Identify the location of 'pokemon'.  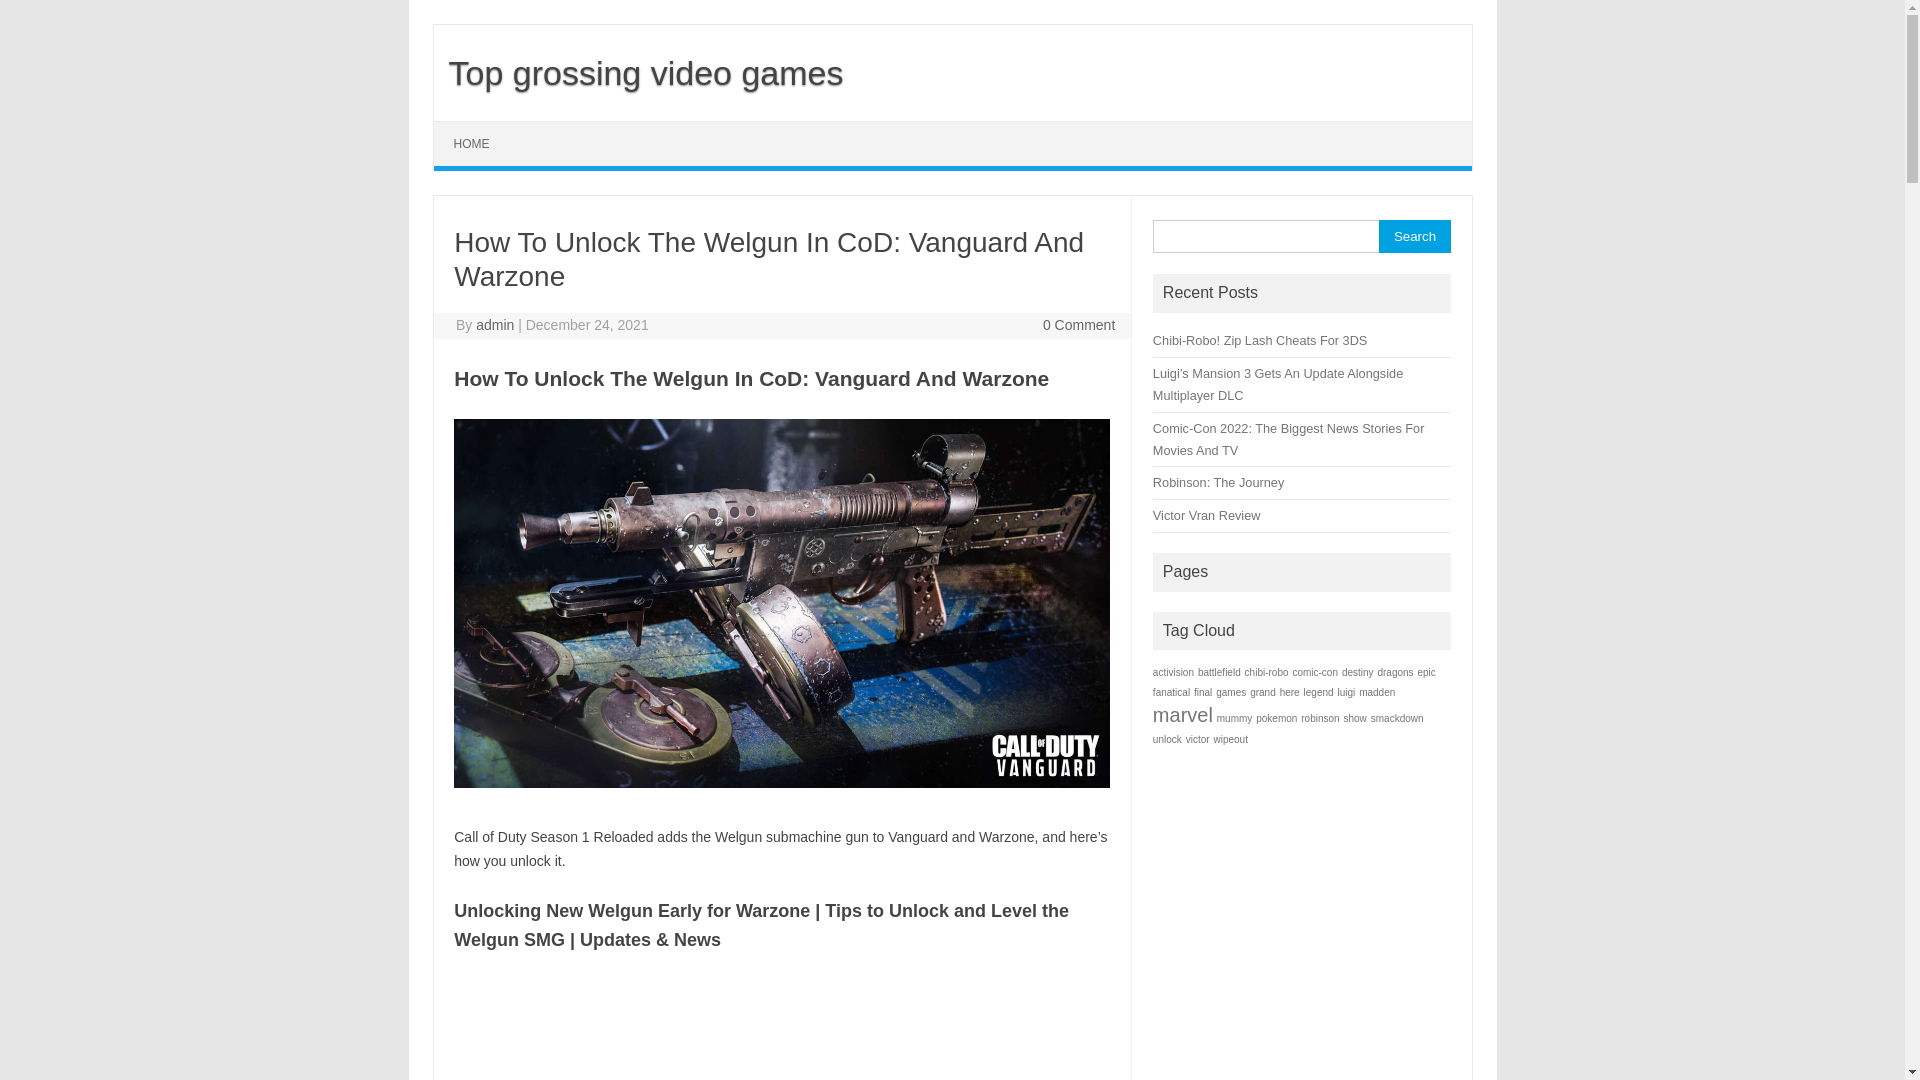
(1275, 717).